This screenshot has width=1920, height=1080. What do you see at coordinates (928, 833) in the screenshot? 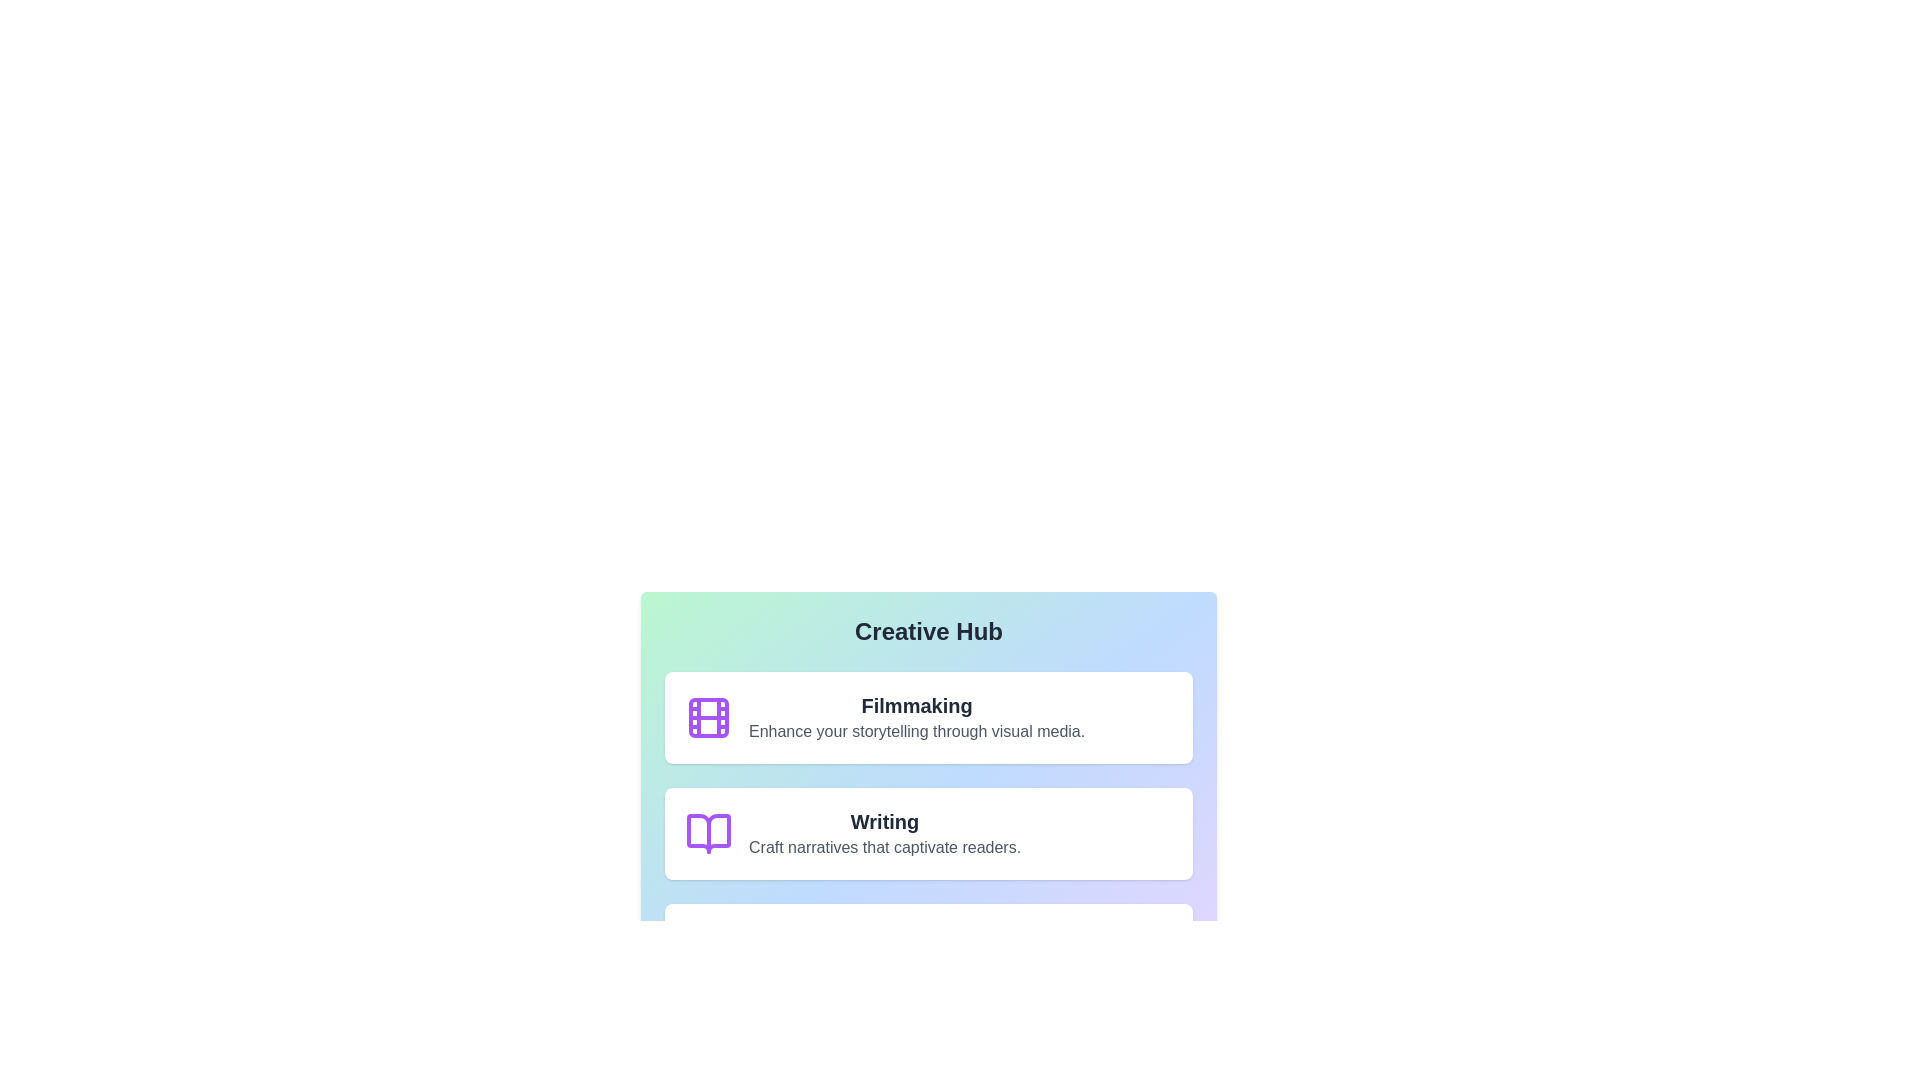
I see `the list item corresponding to Writing to observe its hover effect` at bounding box center [928, 833].